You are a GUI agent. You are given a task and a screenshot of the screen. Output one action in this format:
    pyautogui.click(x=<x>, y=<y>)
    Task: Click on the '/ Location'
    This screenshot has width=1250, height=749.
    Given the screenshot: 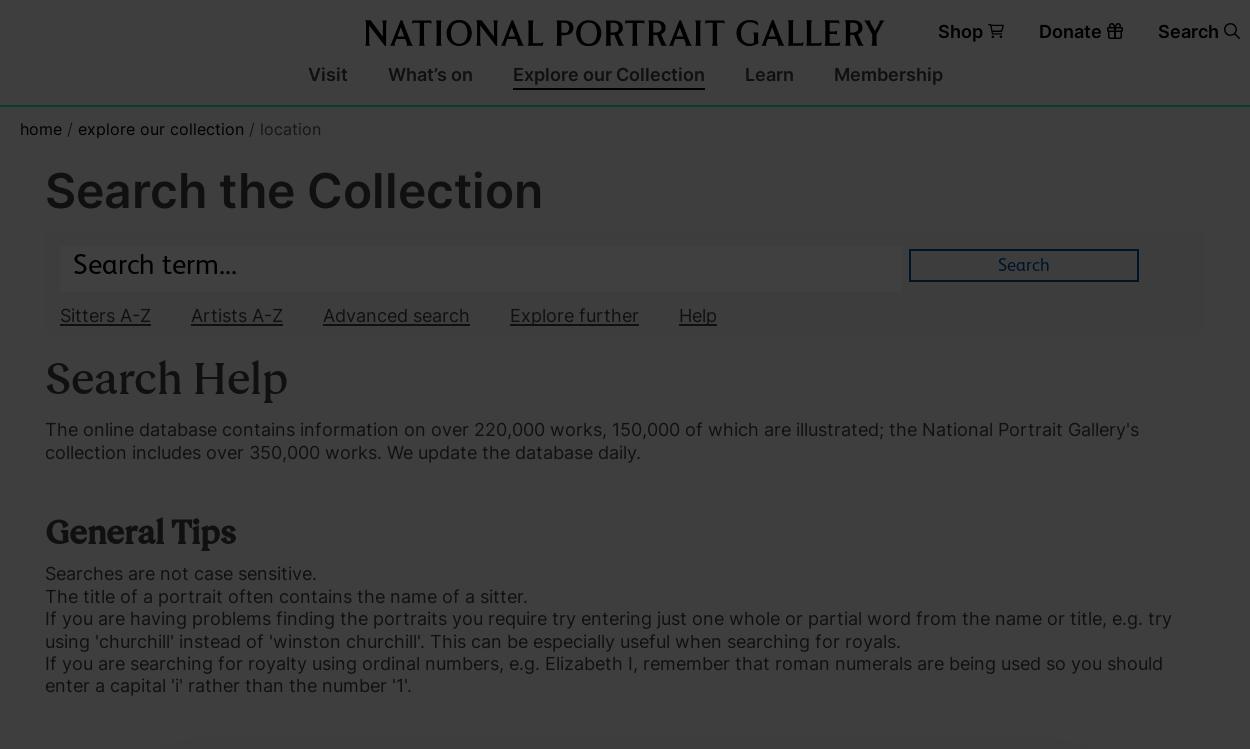 What is the action you would take?
    pyautogui.click(x=282, y=128)
    